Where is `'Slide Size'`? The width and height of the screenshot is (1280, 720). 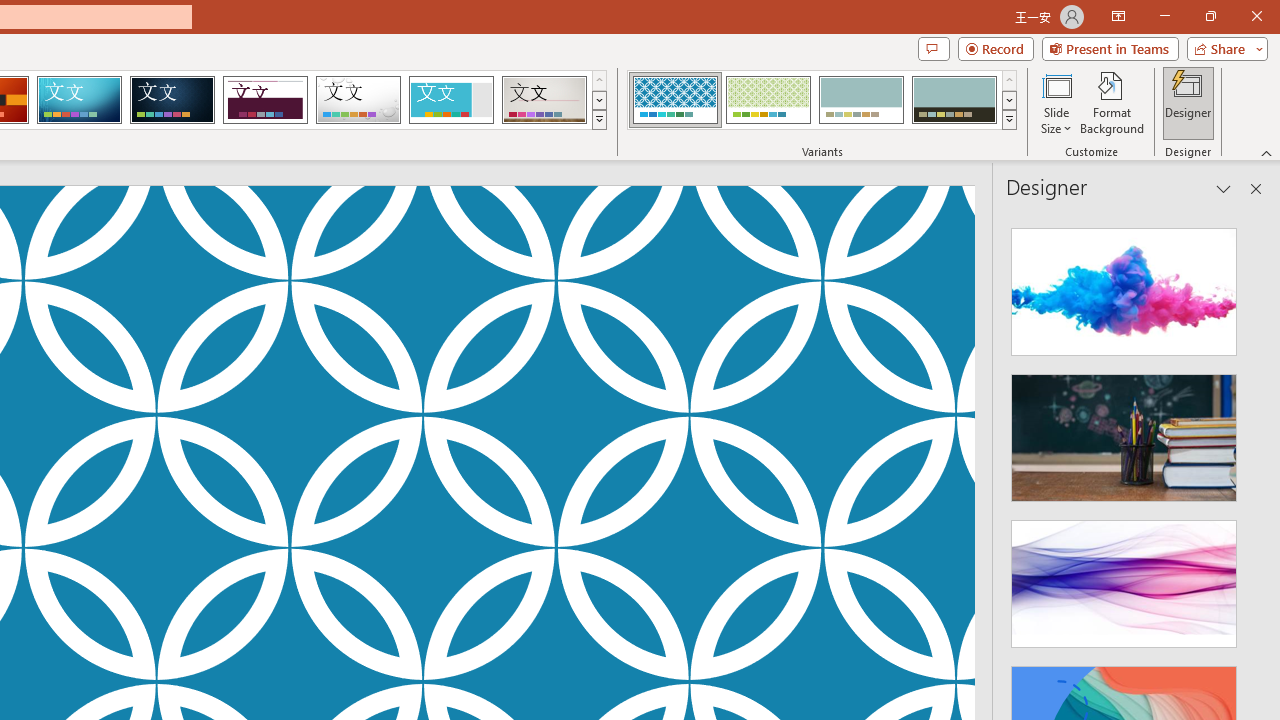
'Slide Size' is located at coordinates (1055, 103).